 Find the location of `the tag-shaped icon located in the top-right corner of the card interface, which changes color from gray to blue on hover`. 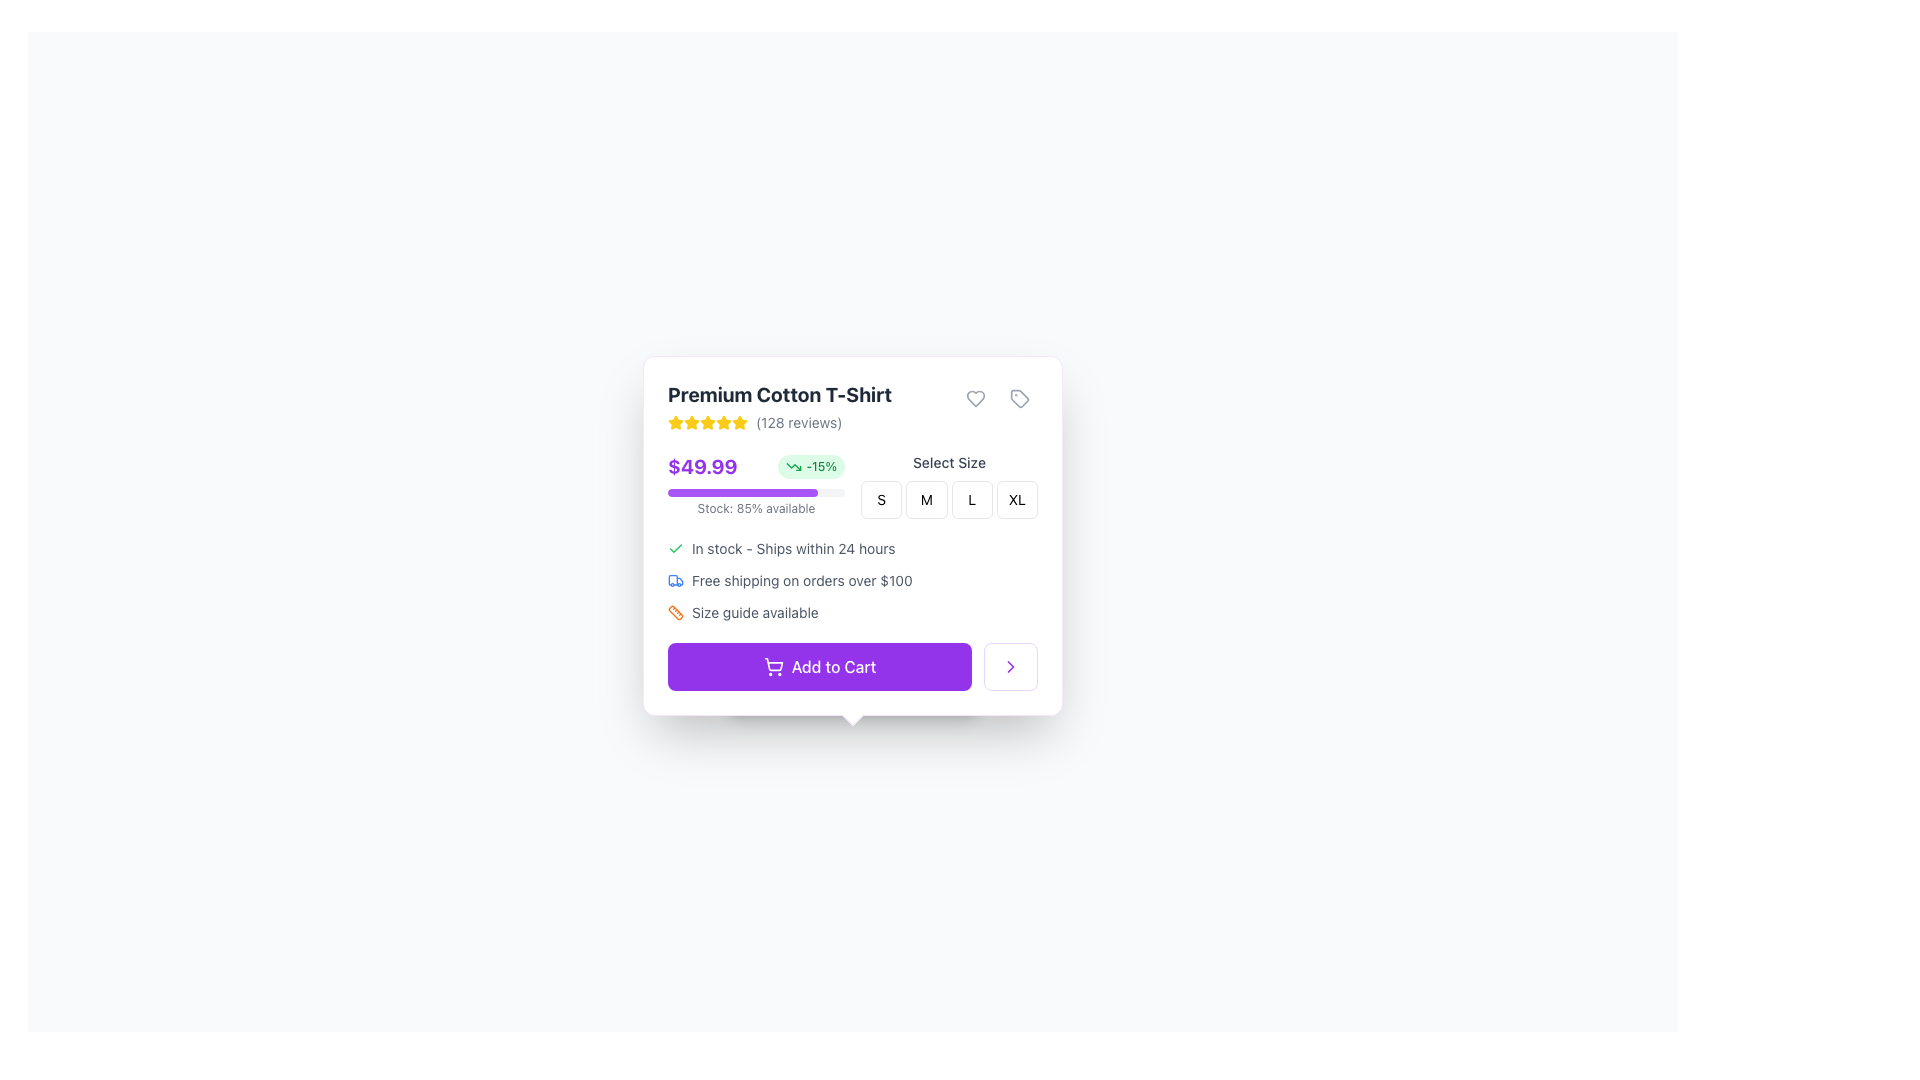

the tag-shaped icon located in the top-right corner of the card interface, which changes color from gray to blue on hover is located at coordinates (1019, 398).